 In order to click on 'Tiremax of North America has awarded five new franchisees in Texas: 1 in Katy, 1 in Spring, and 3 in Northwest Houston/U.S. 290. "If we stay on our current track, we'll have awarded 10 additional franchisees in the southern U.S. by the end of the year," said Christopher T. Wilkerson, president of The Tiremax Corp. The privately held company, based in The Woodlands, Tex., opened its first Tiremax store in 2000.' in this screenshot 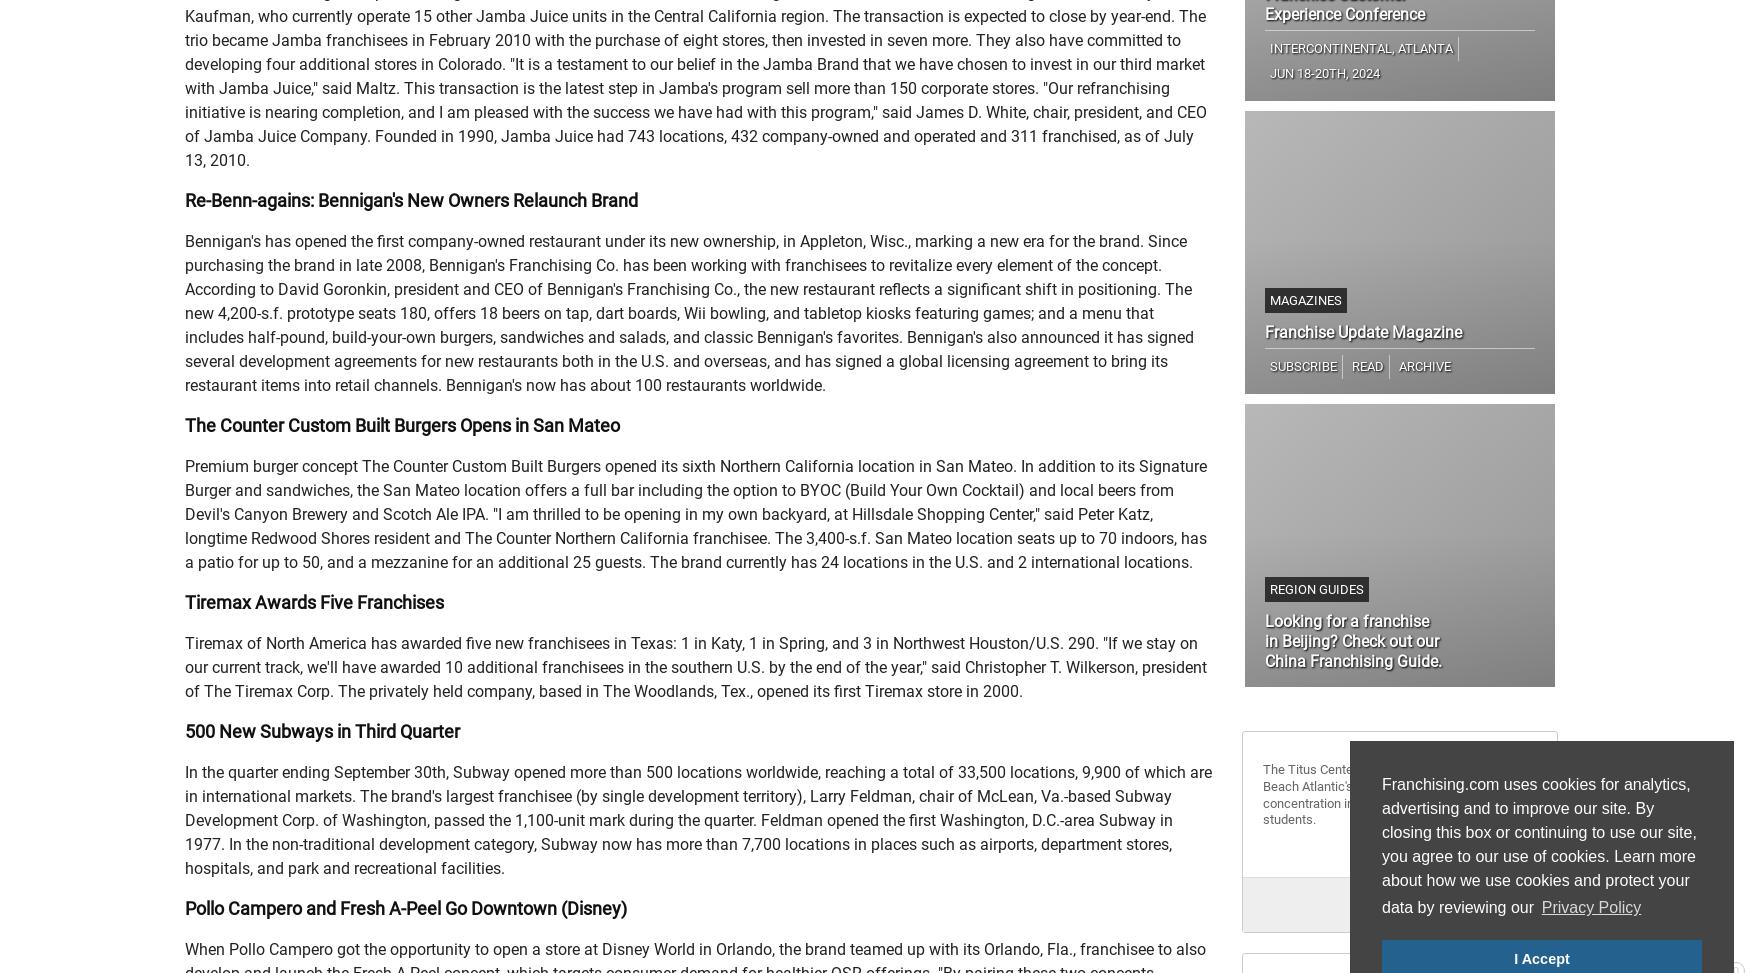, I will do `click(695, 666)`.